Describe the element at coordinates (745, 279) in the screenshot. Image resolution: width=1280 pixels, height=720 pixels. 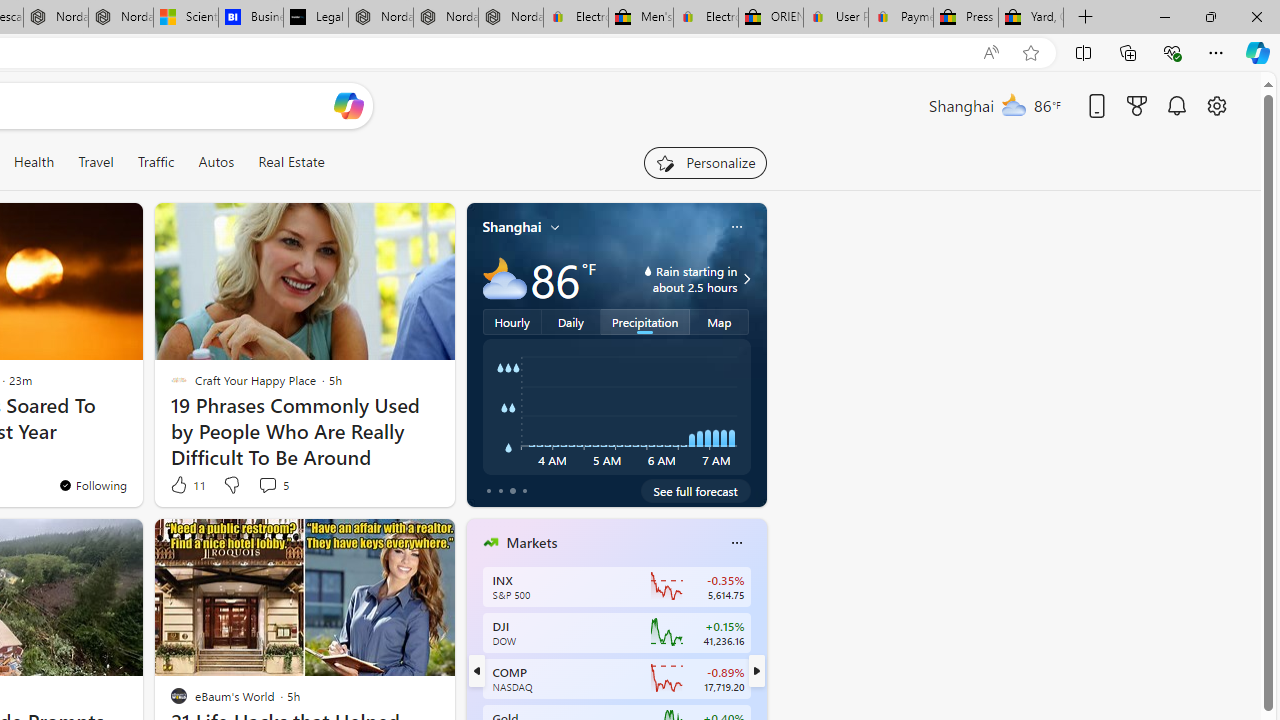
I see `'Class: weather-arrow-glyph'` at that location.